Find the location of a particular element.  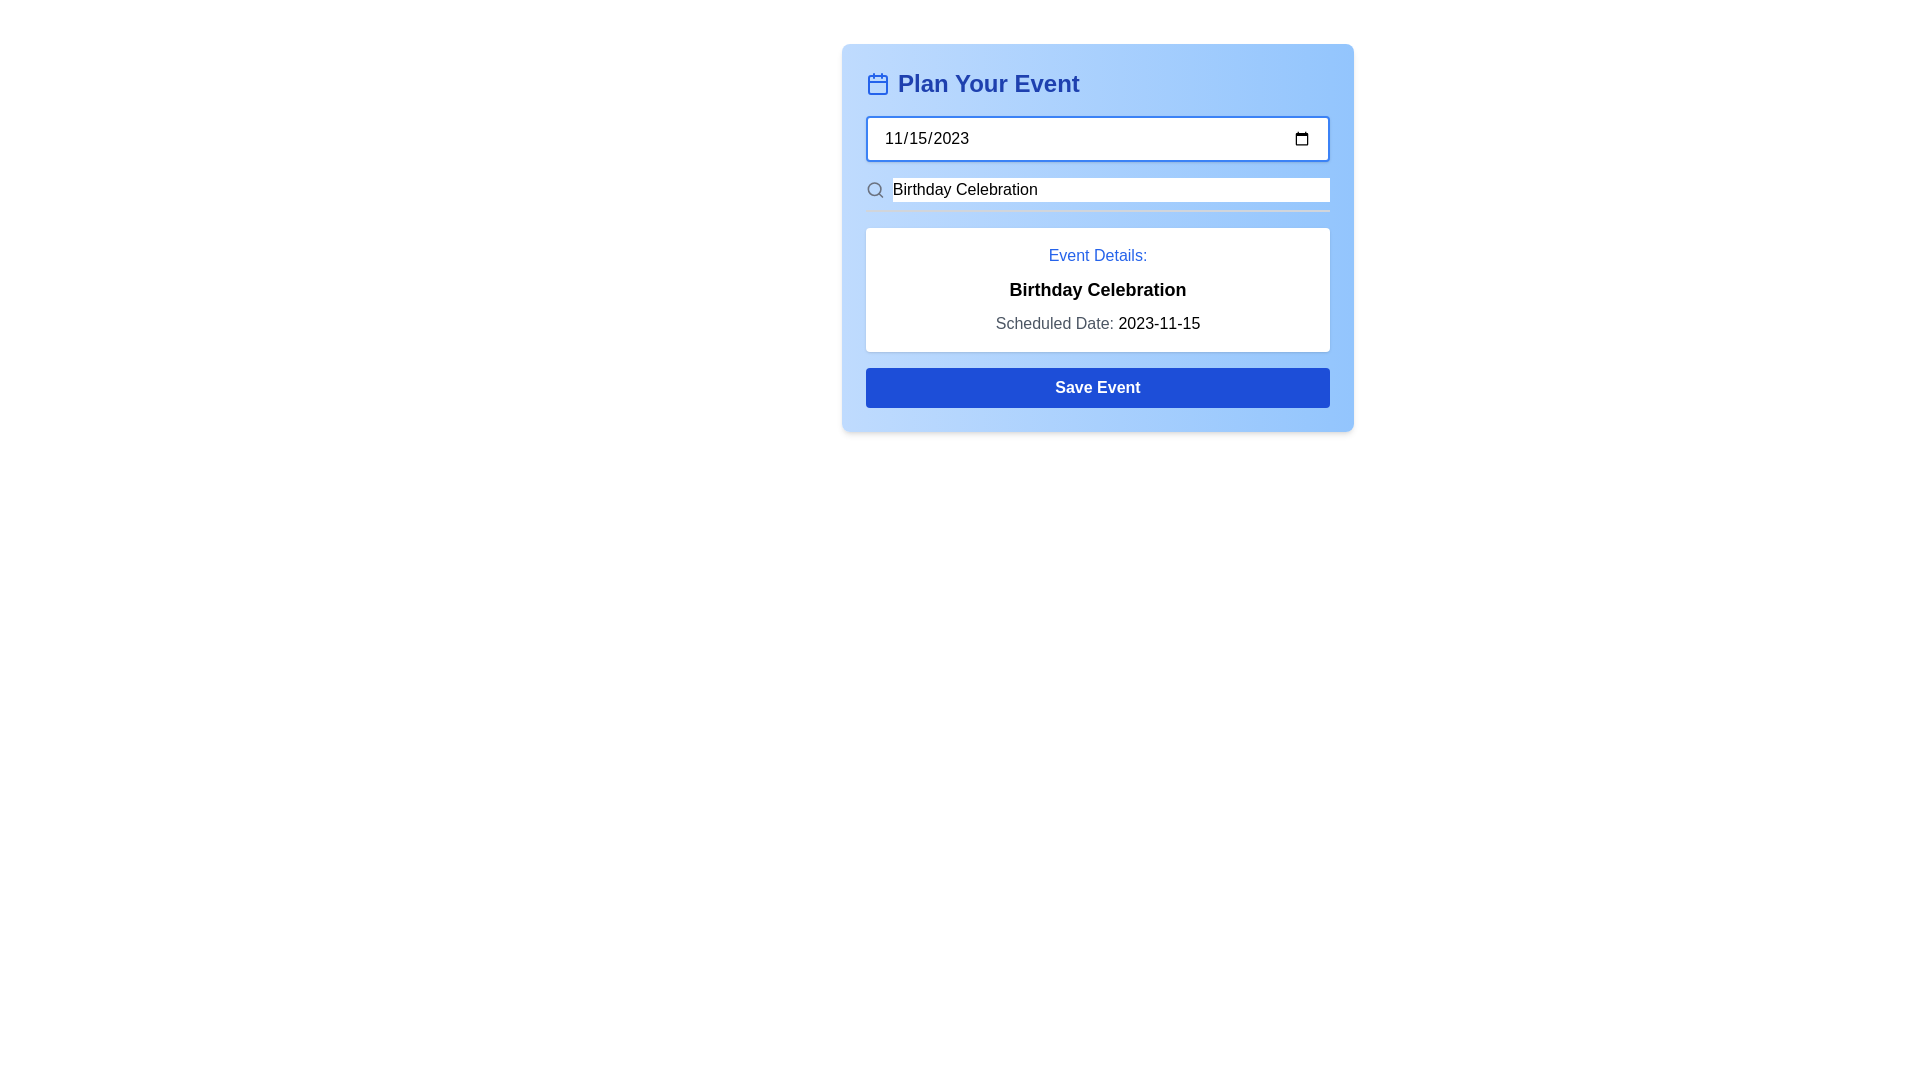

the save button located below the 'Event Details: Birthday Celebration Scheduled Date: 2023-11-15' text is located at coordinates (1097, 388).